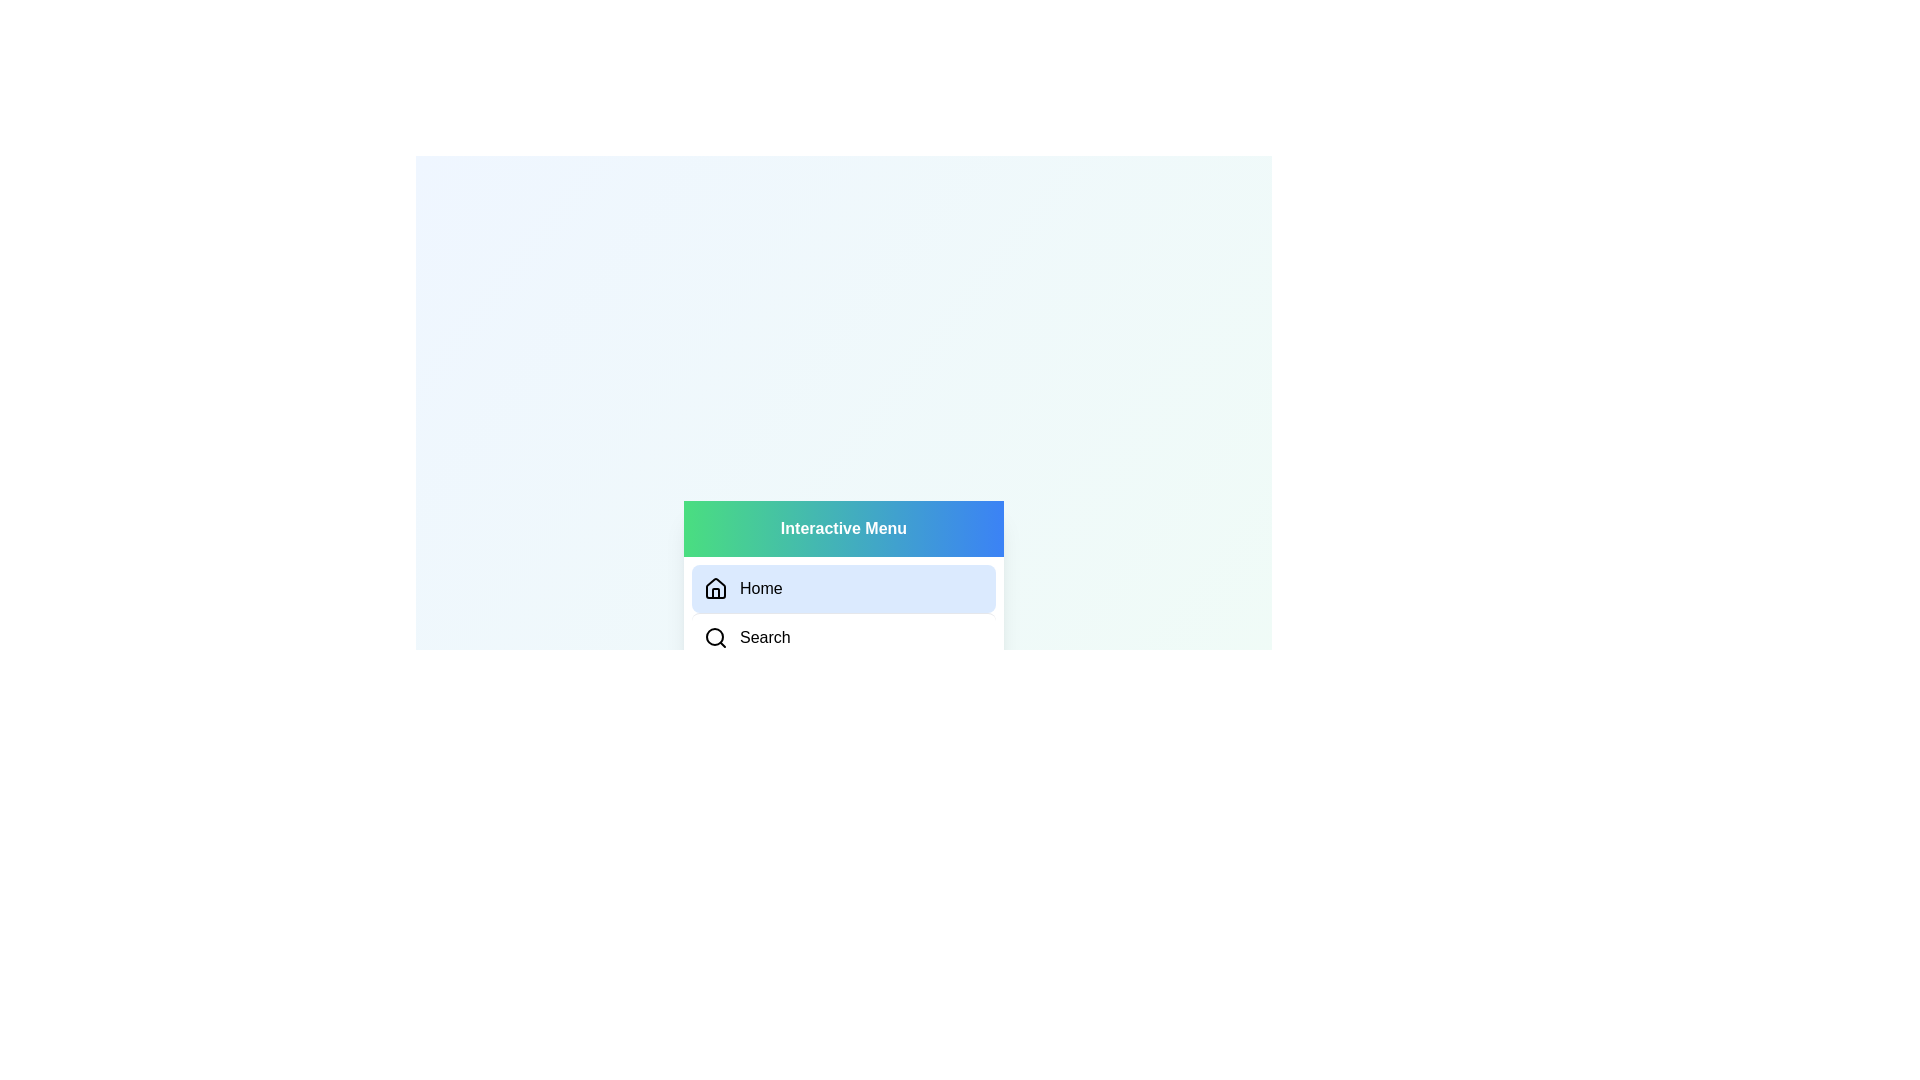  I want to click on the menu item Home, so click(844, 588).